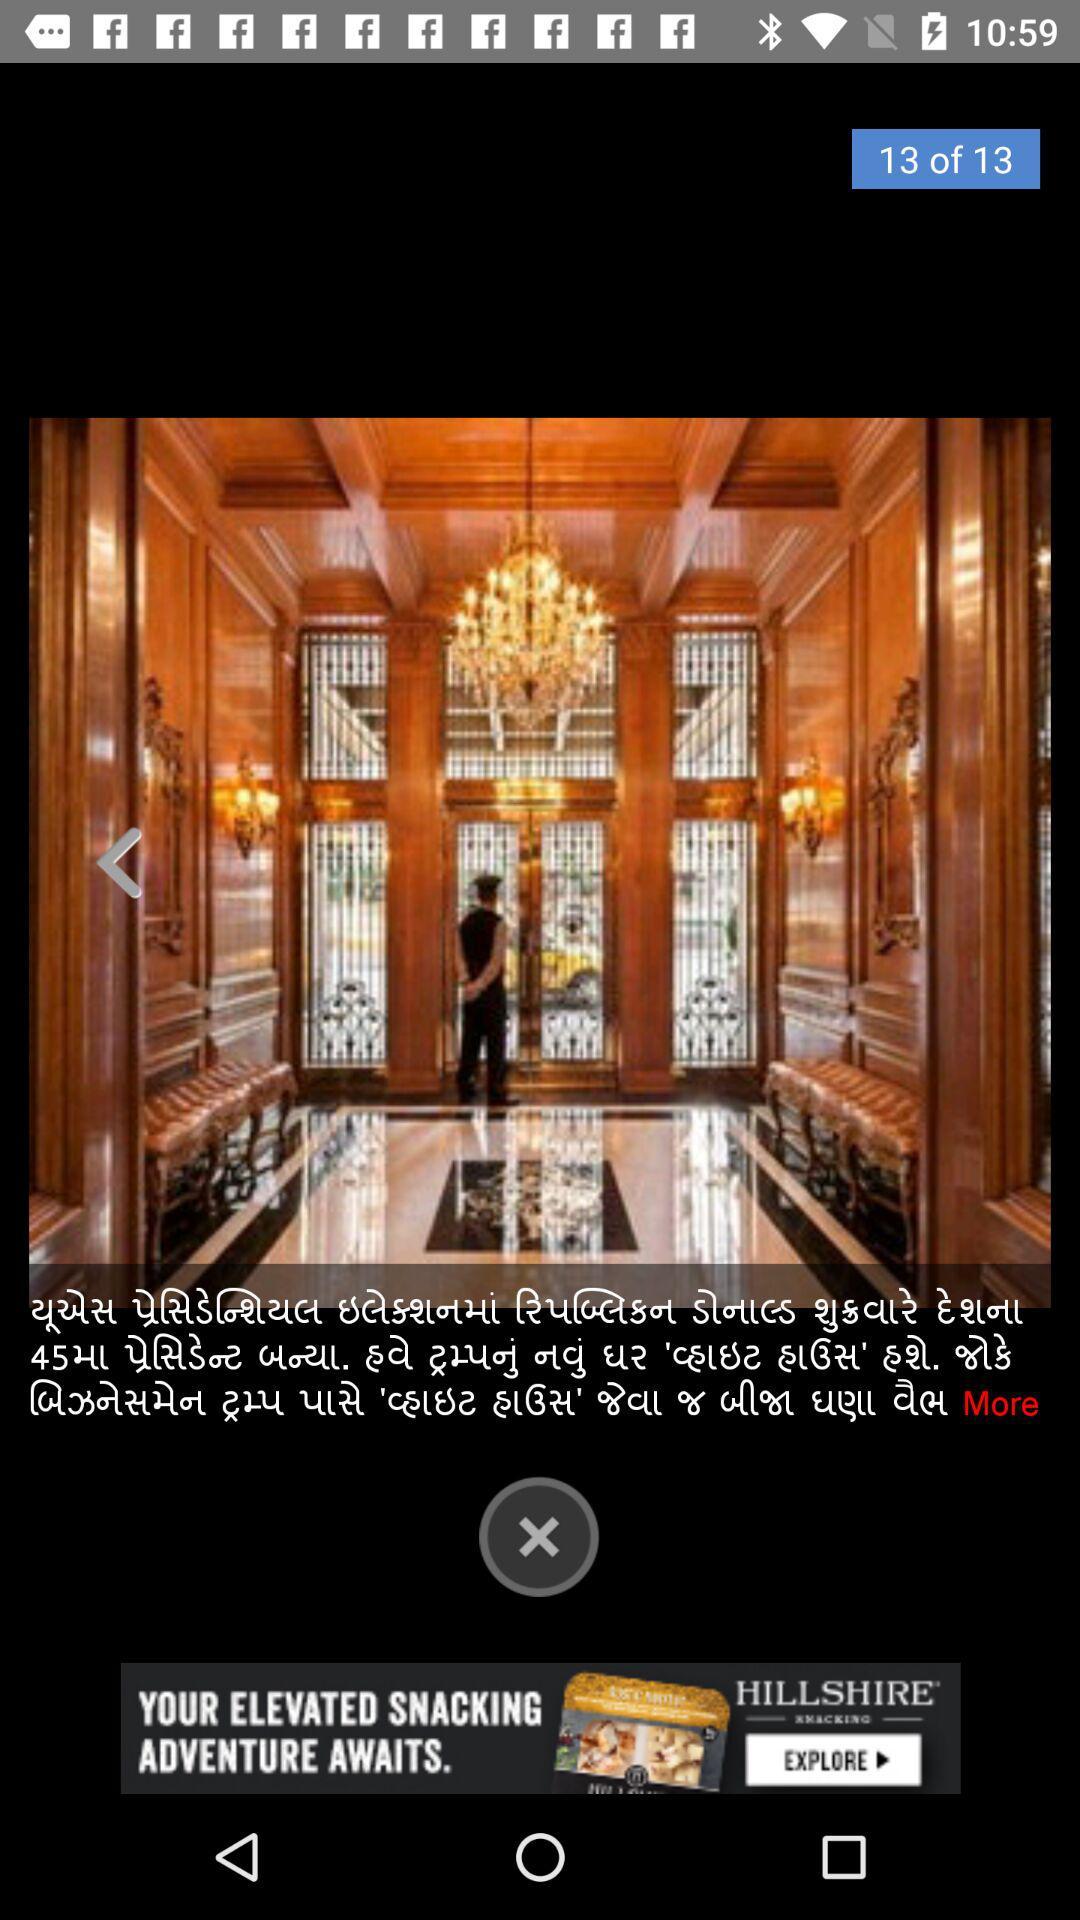  What do you see at coordinates (538, 1535) in the screenshot?
I see `close` at bounding box center [538, 1535].